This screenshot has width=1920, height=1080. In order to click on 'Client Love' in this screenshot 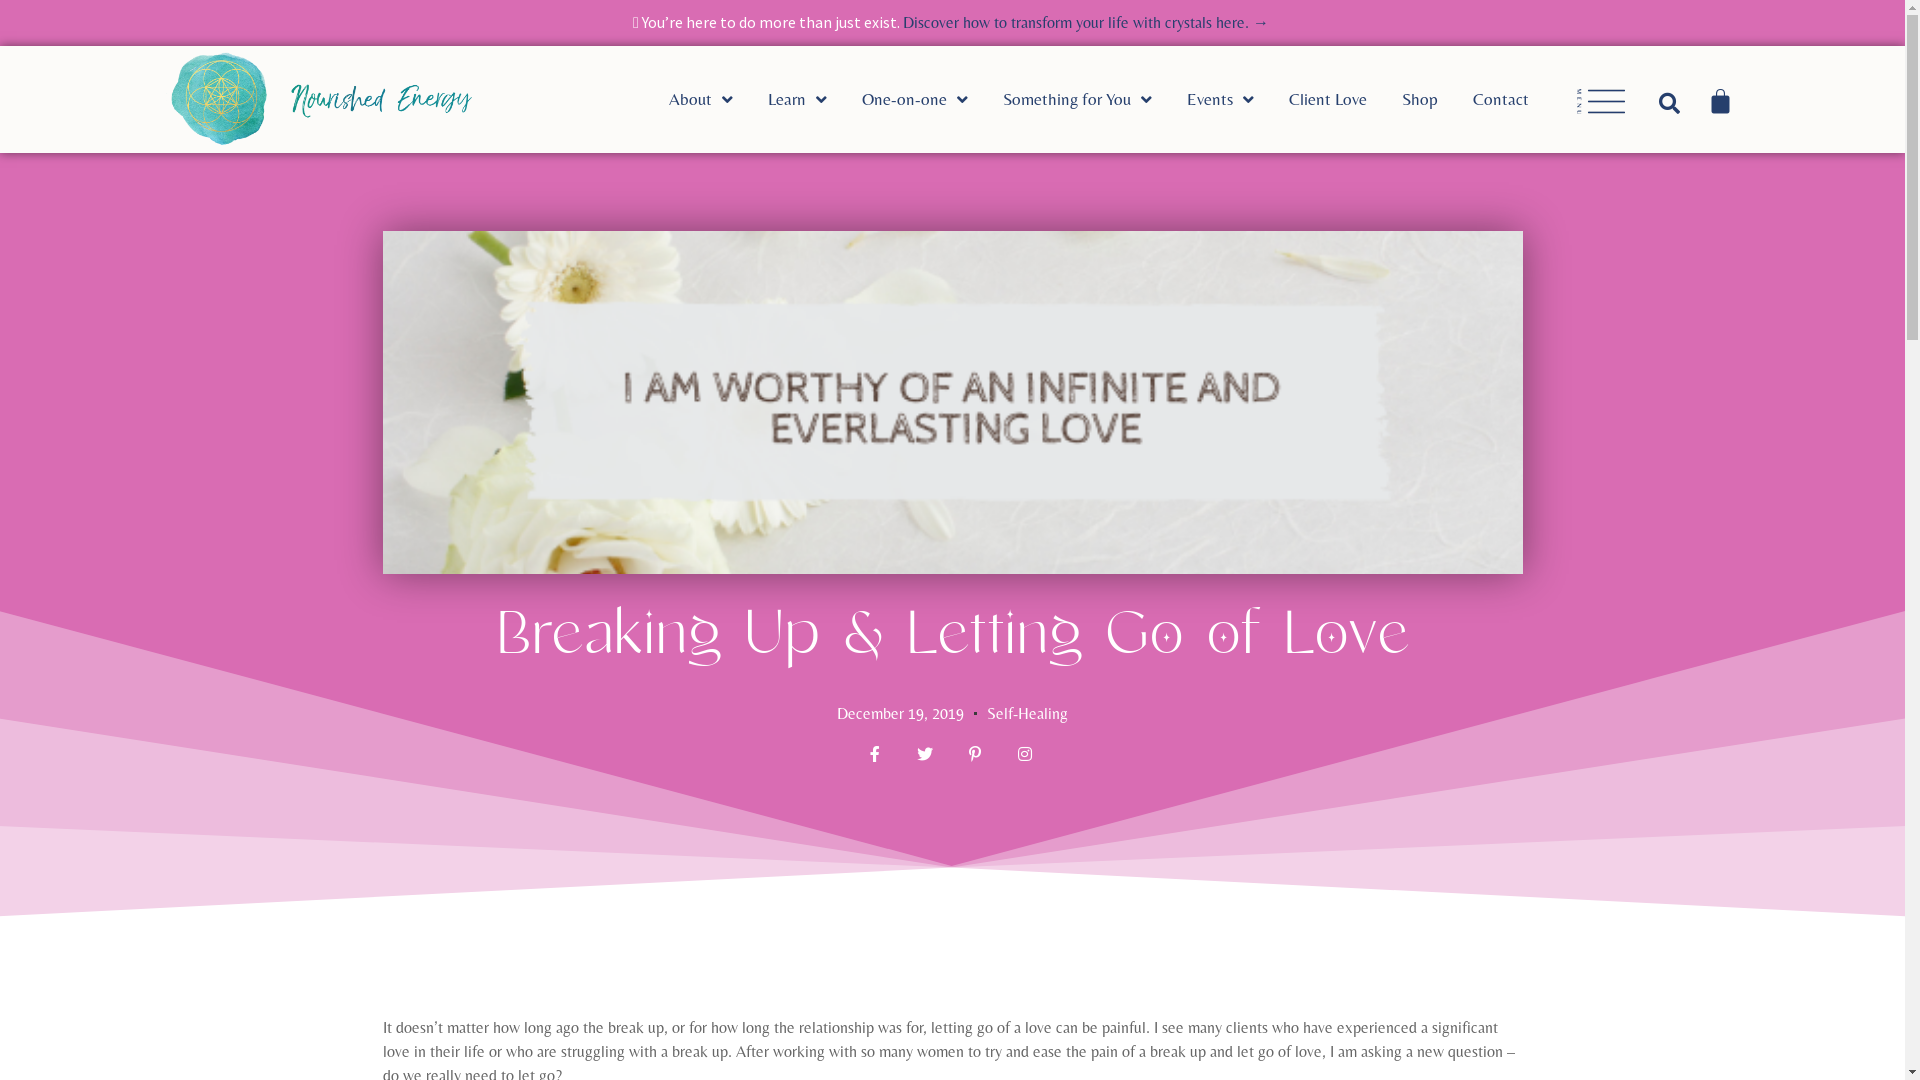, I will do `click(1345, 100)`.